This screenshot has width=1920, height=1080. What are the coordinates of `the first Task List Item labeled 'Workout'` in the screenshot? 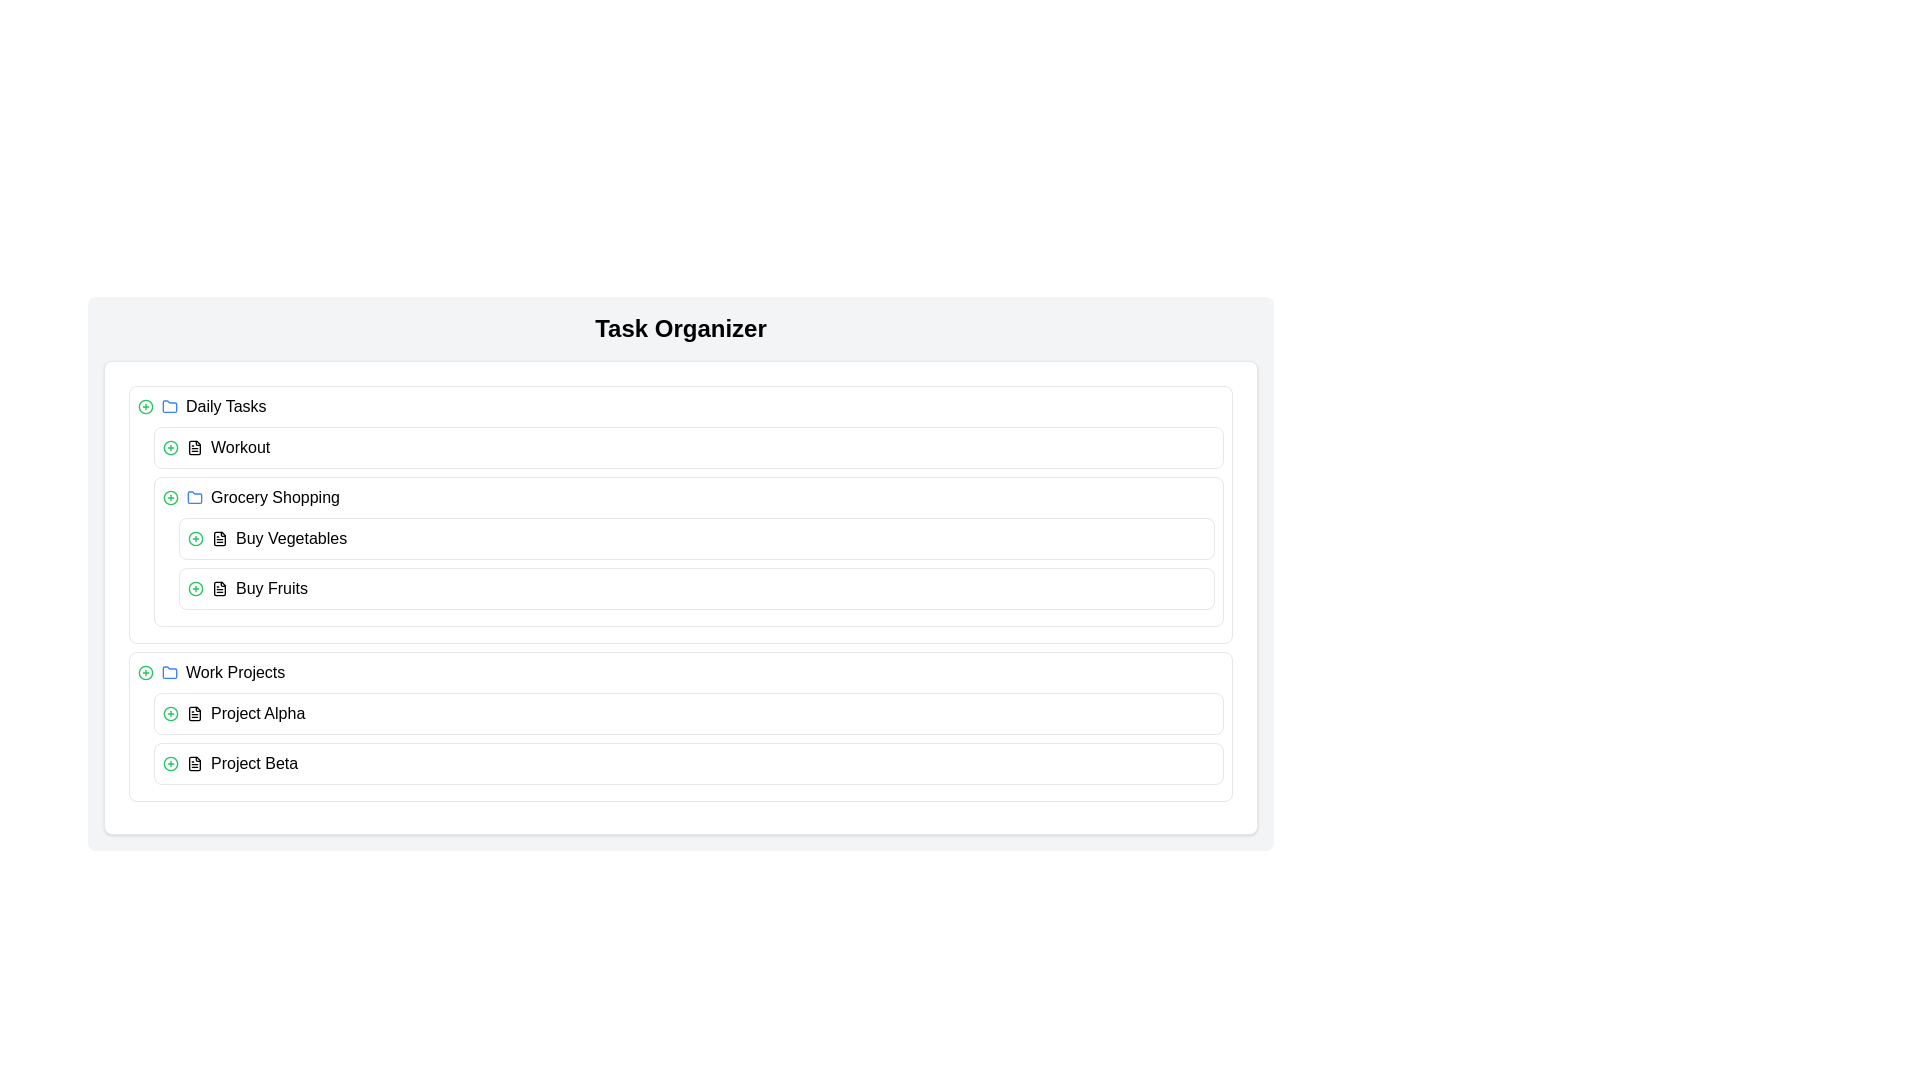 It's located at (689, 446).